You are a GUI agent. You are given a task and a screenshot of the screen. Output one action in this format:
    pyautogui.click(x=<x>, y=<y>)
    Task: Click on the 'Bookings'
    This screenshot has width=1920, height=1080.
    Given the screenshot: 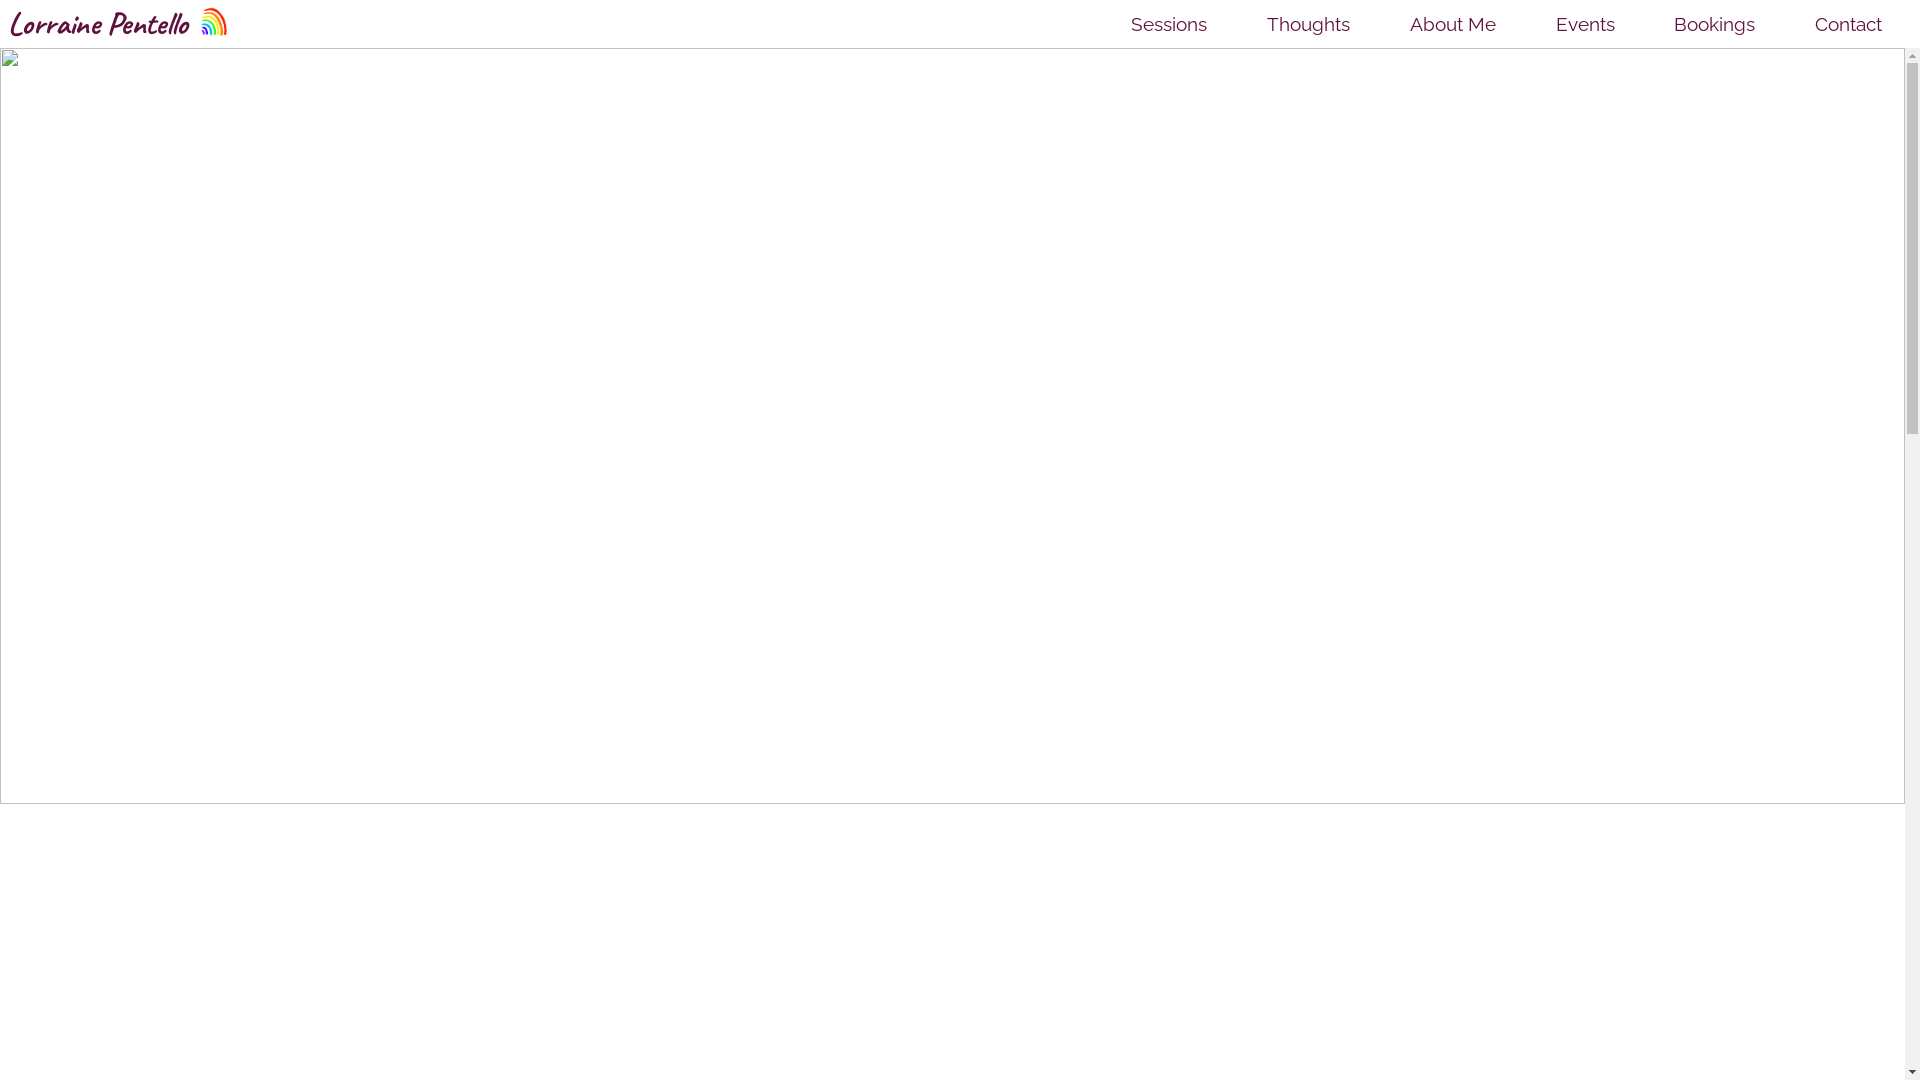 What is the action you would take?
    pyautogui.click(x=1664, y=23)
    